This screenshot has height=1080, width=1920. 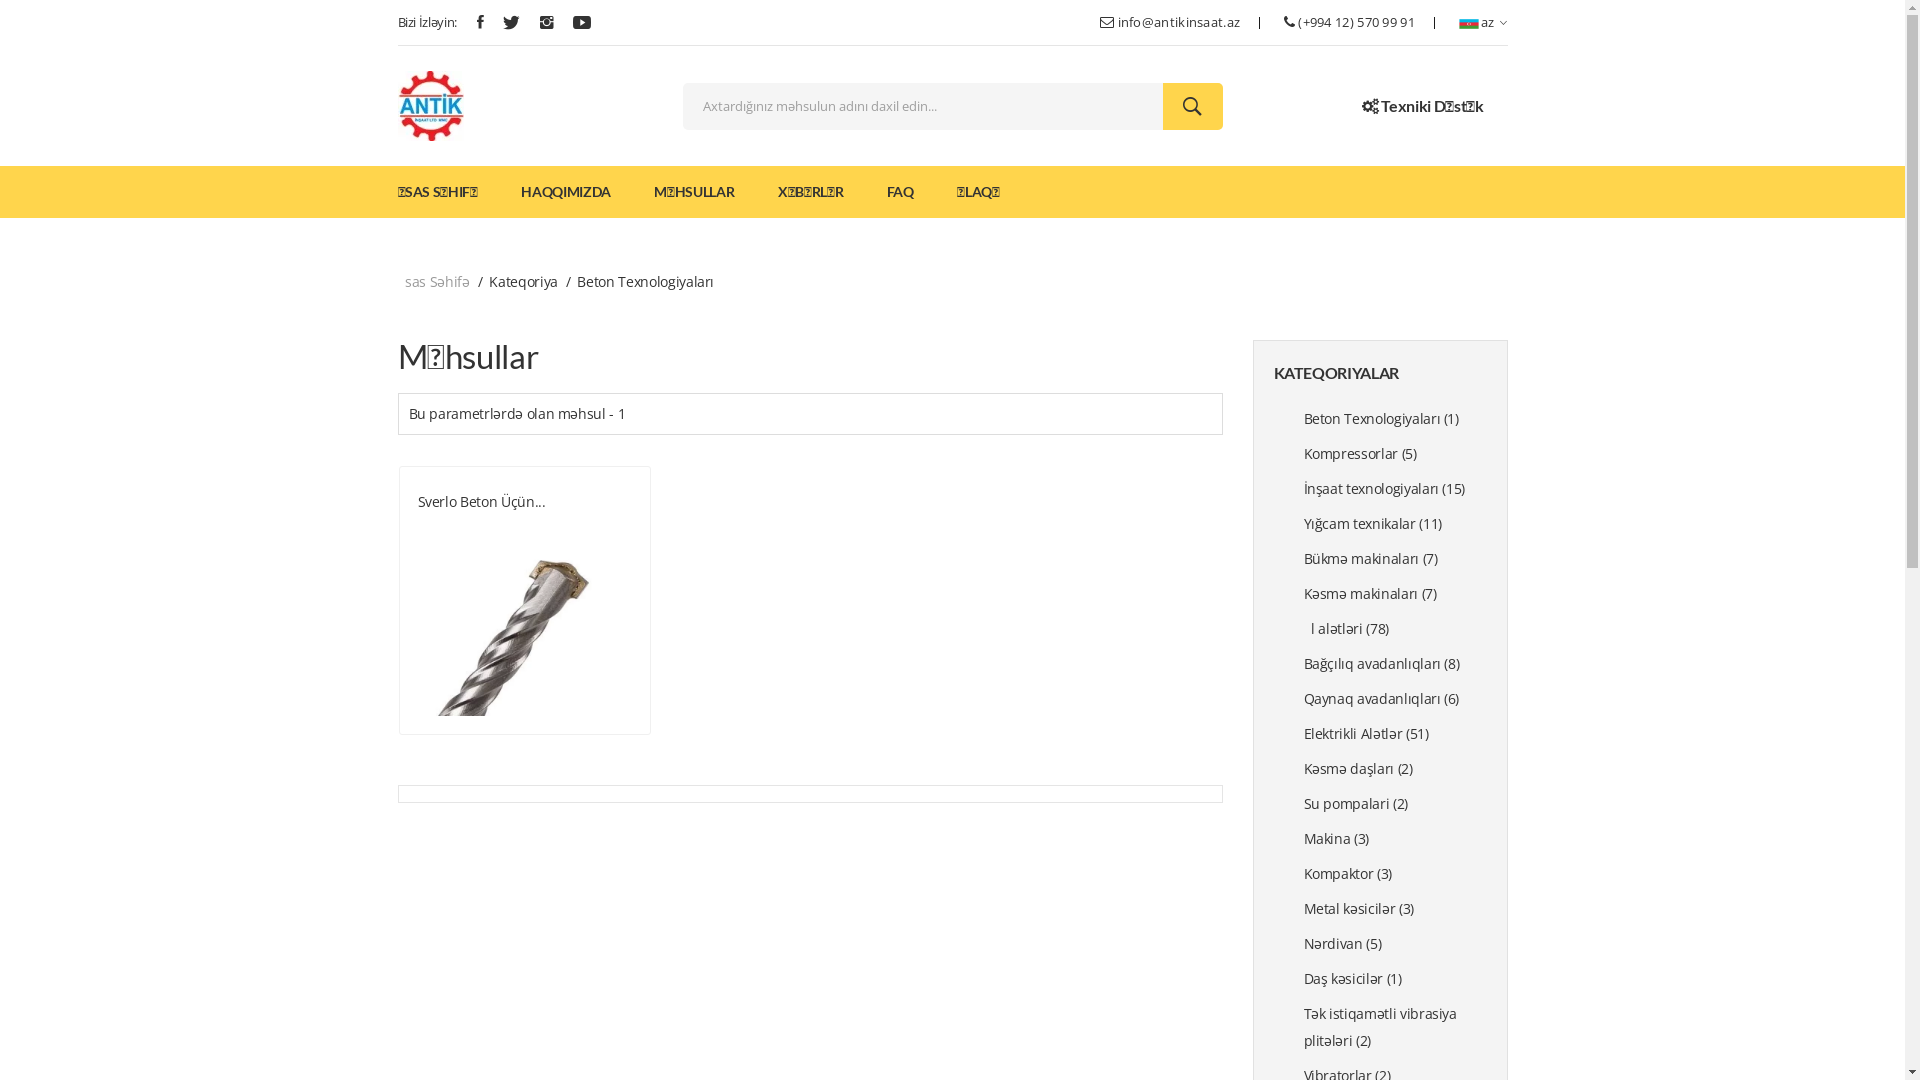 What do you see at coordinates (1394, 872) in the screenshot?
I see `'Kompaktor (3)'` at bounding box center [1394, 872].